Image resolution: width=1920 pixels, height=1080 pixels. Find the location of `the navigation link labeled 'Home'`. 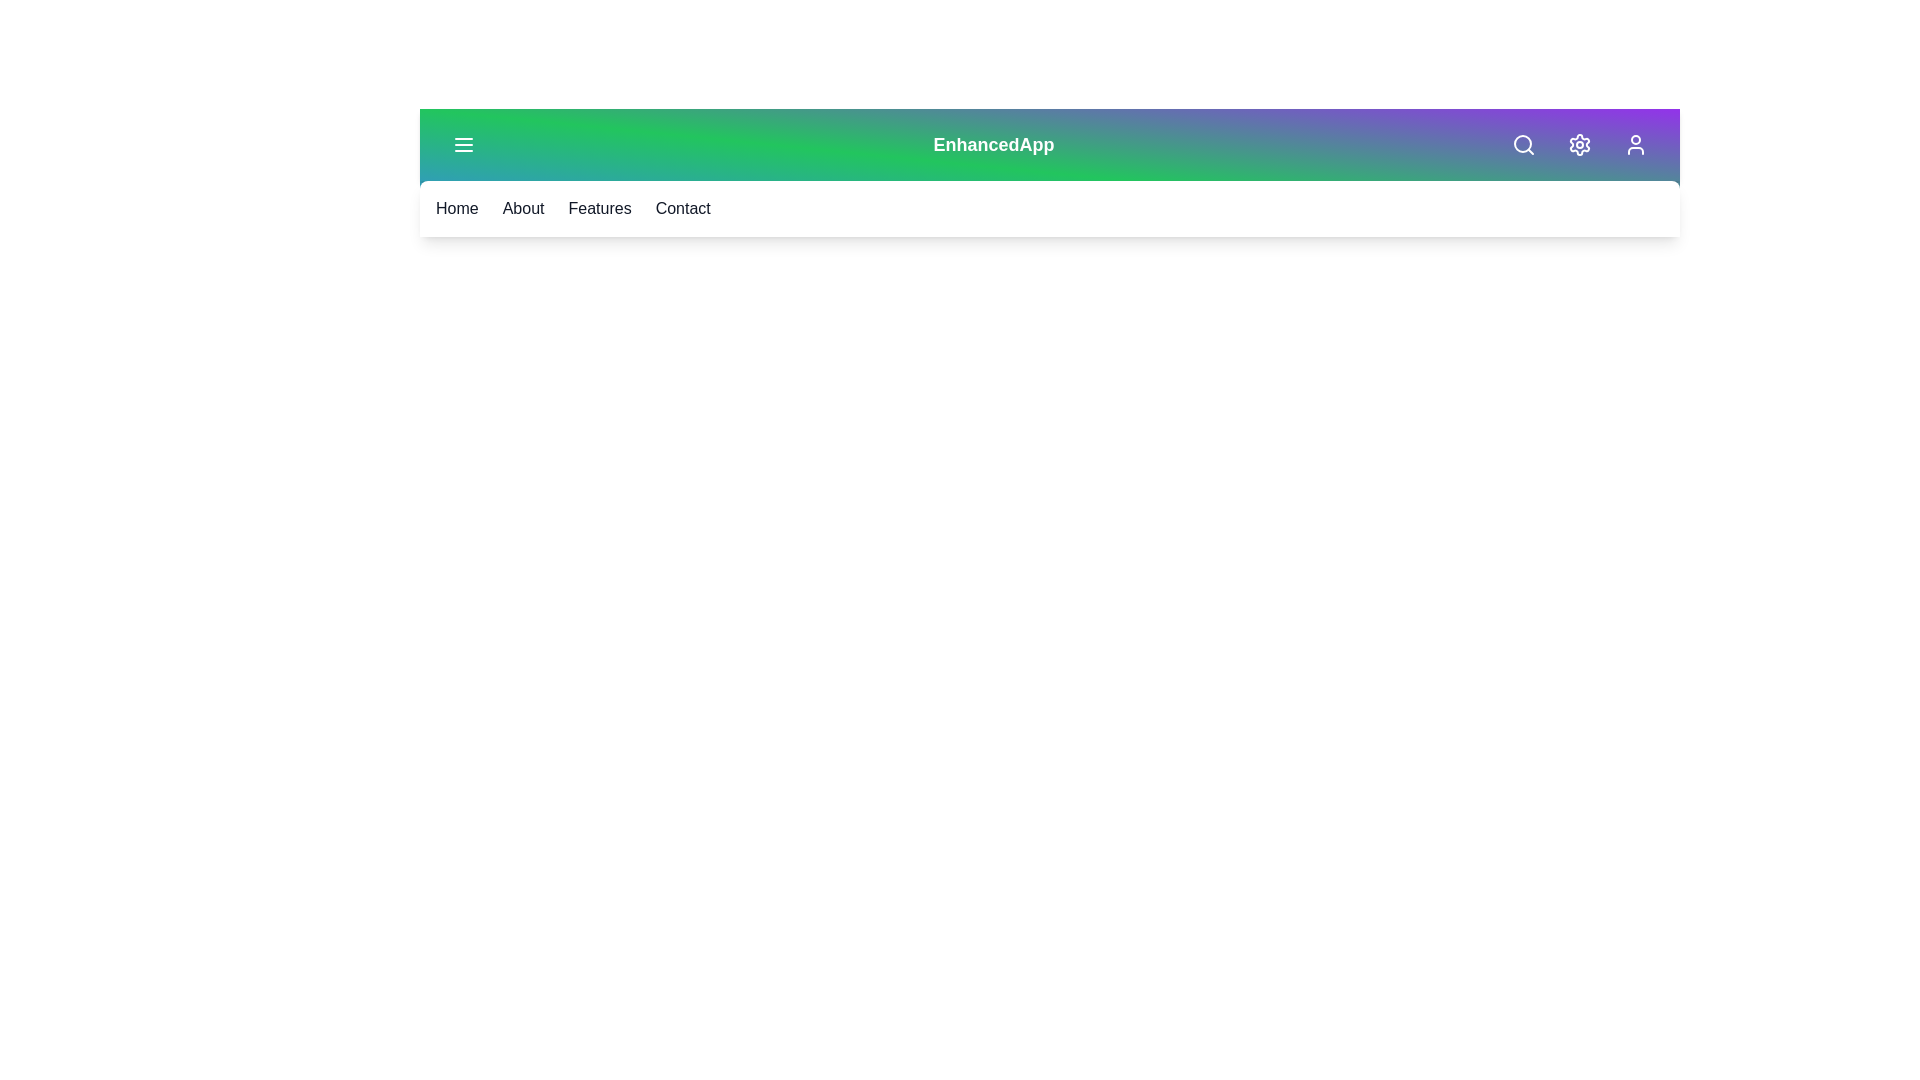

the navigation link labeled 'Home' is located at coordinates (455, 208).